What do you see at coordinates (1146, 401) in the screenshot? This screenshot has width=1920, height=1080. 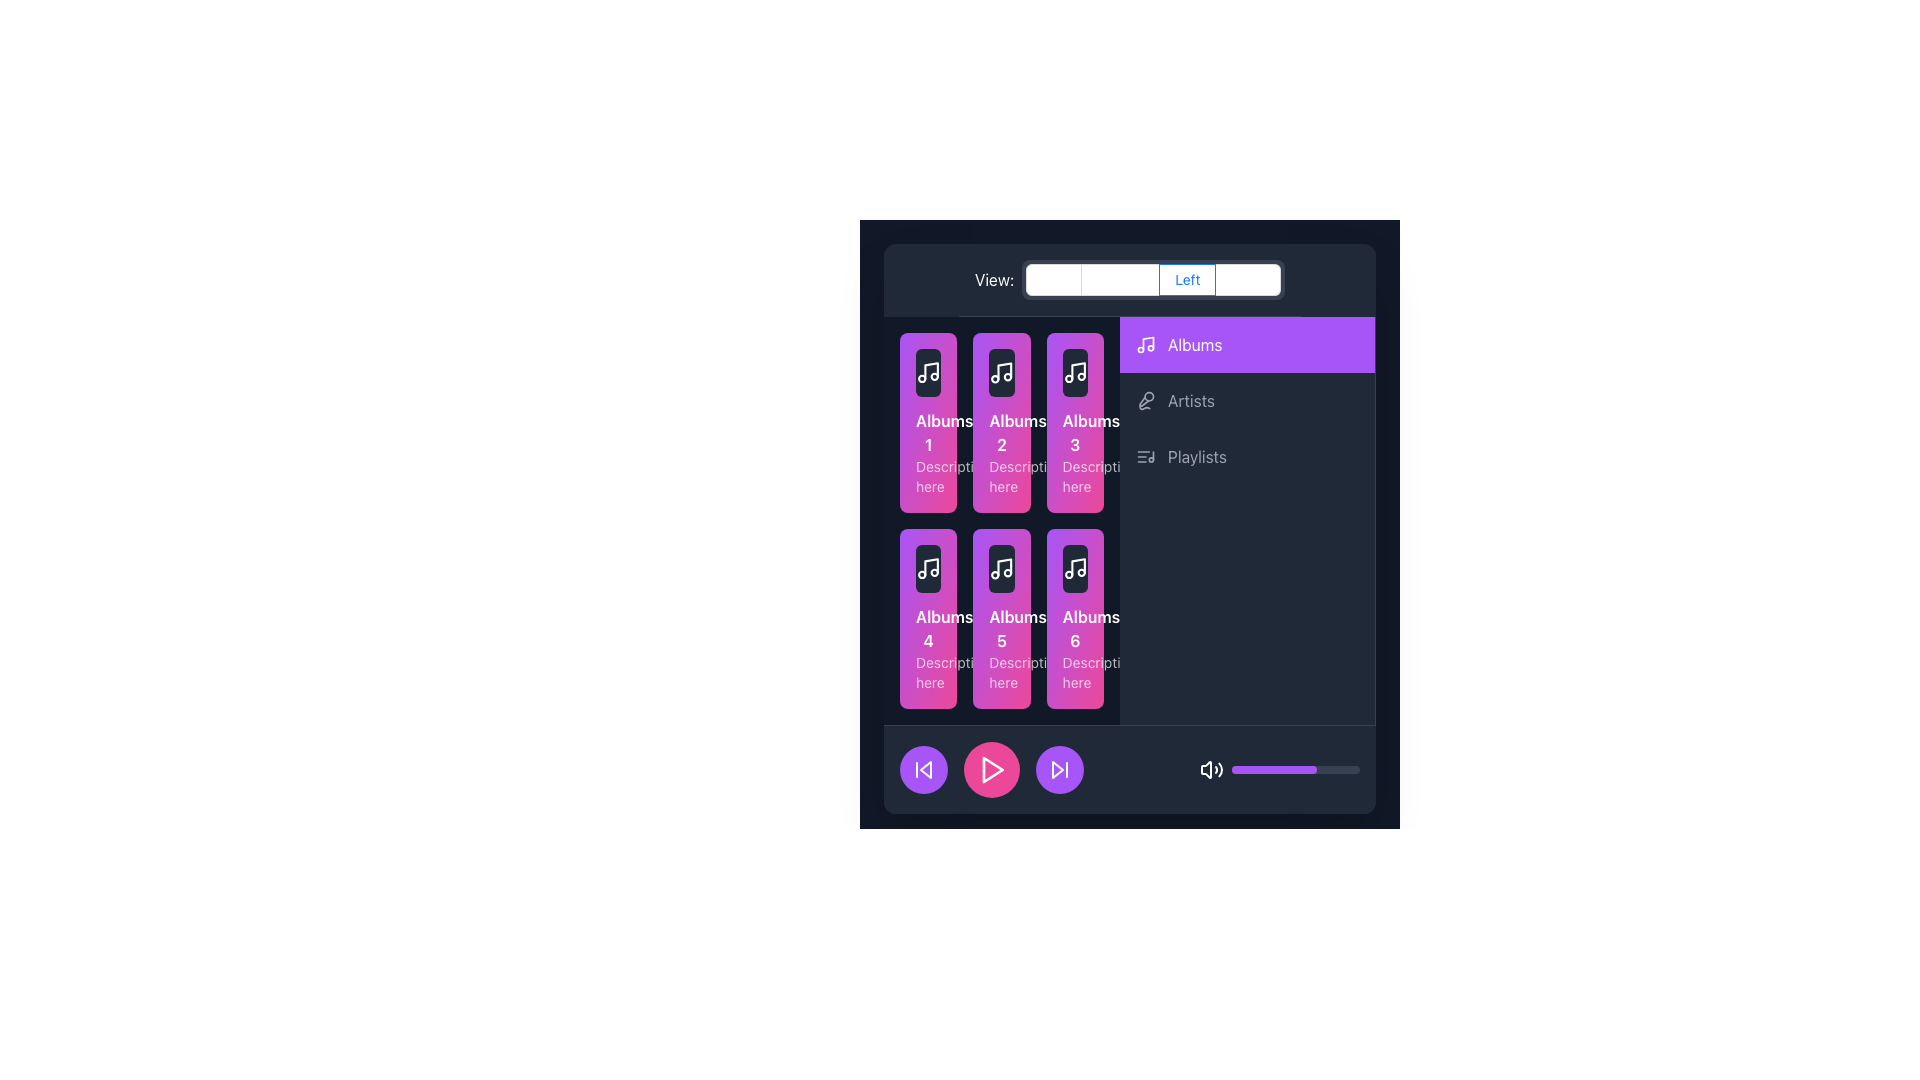 I see `the 'Artists' icon in the vertical navigation menu, located to the left of the 'Artists' label` at bounding box center [1146, 401].